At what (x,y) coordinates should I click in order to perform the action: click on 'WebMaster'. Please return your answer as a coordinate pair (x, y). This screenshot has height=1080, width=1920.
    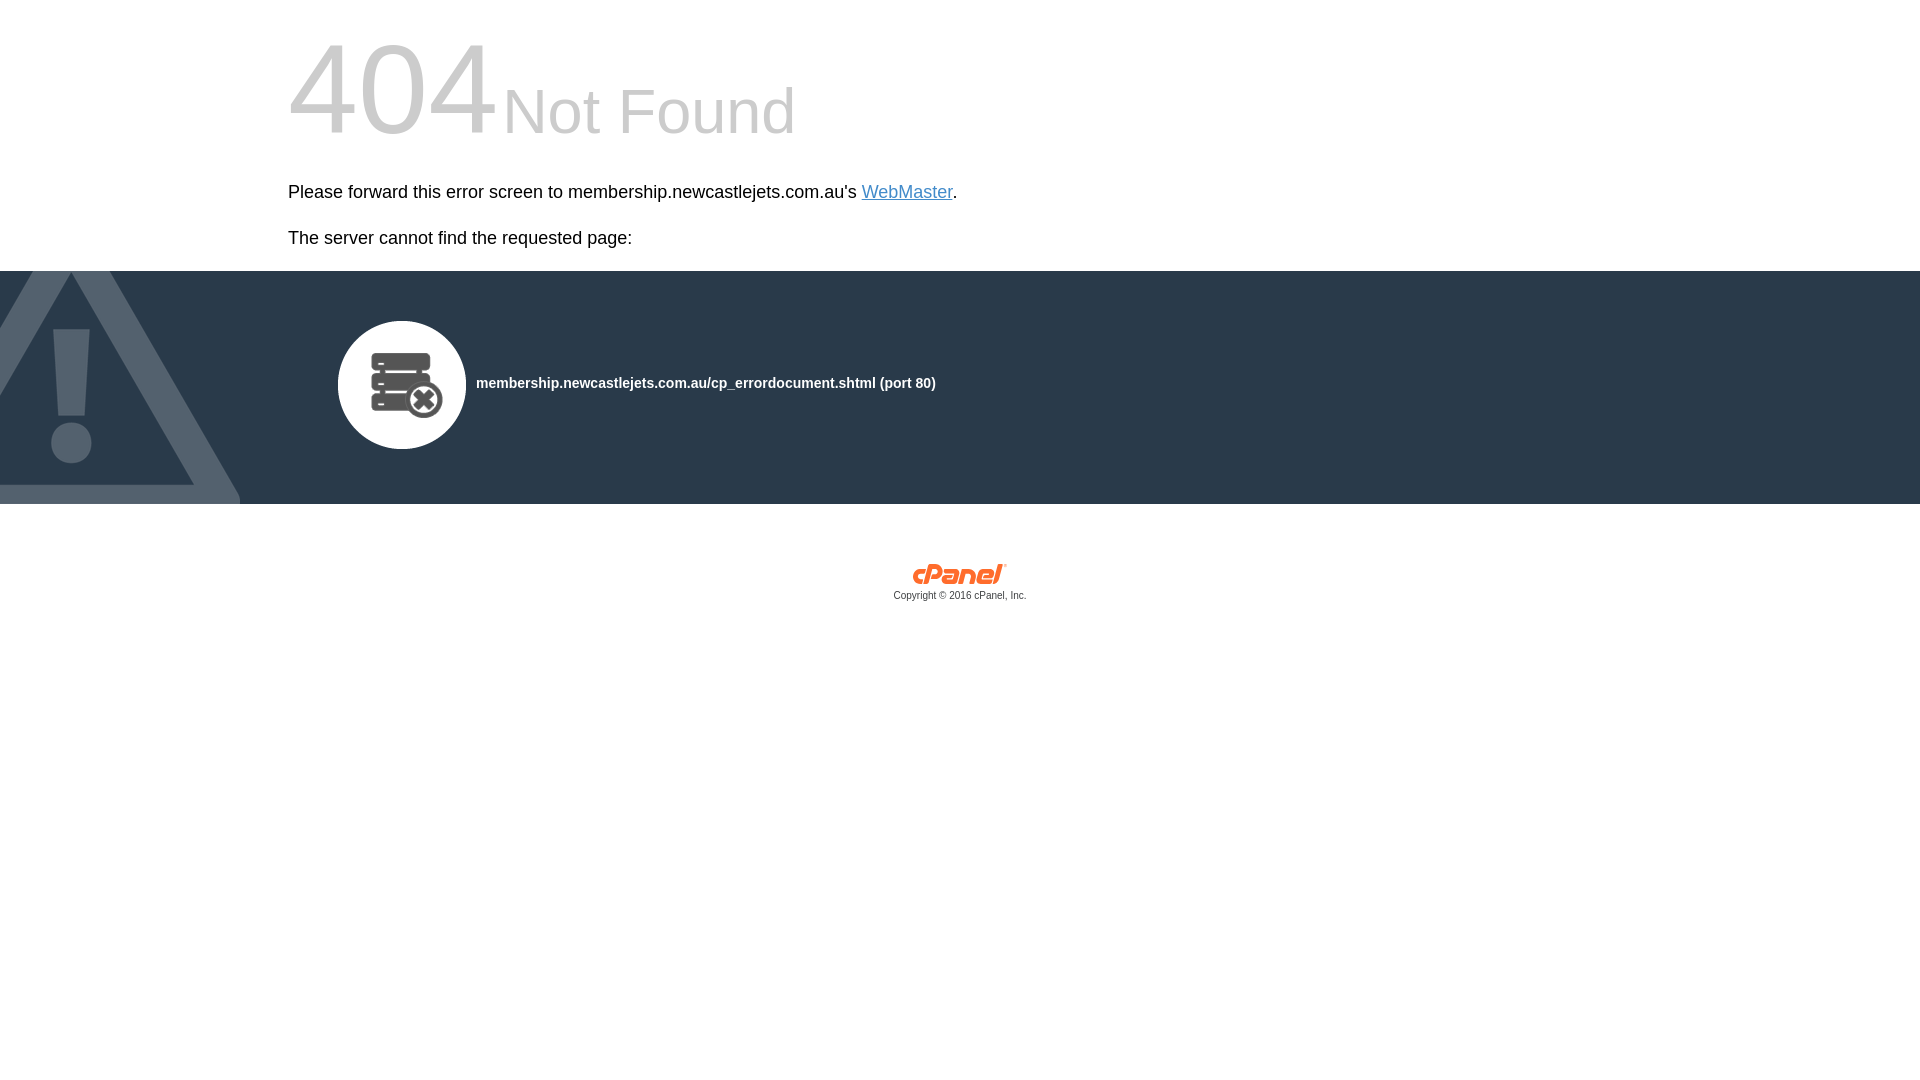
    Looking at the image, I should click on (906, 192).